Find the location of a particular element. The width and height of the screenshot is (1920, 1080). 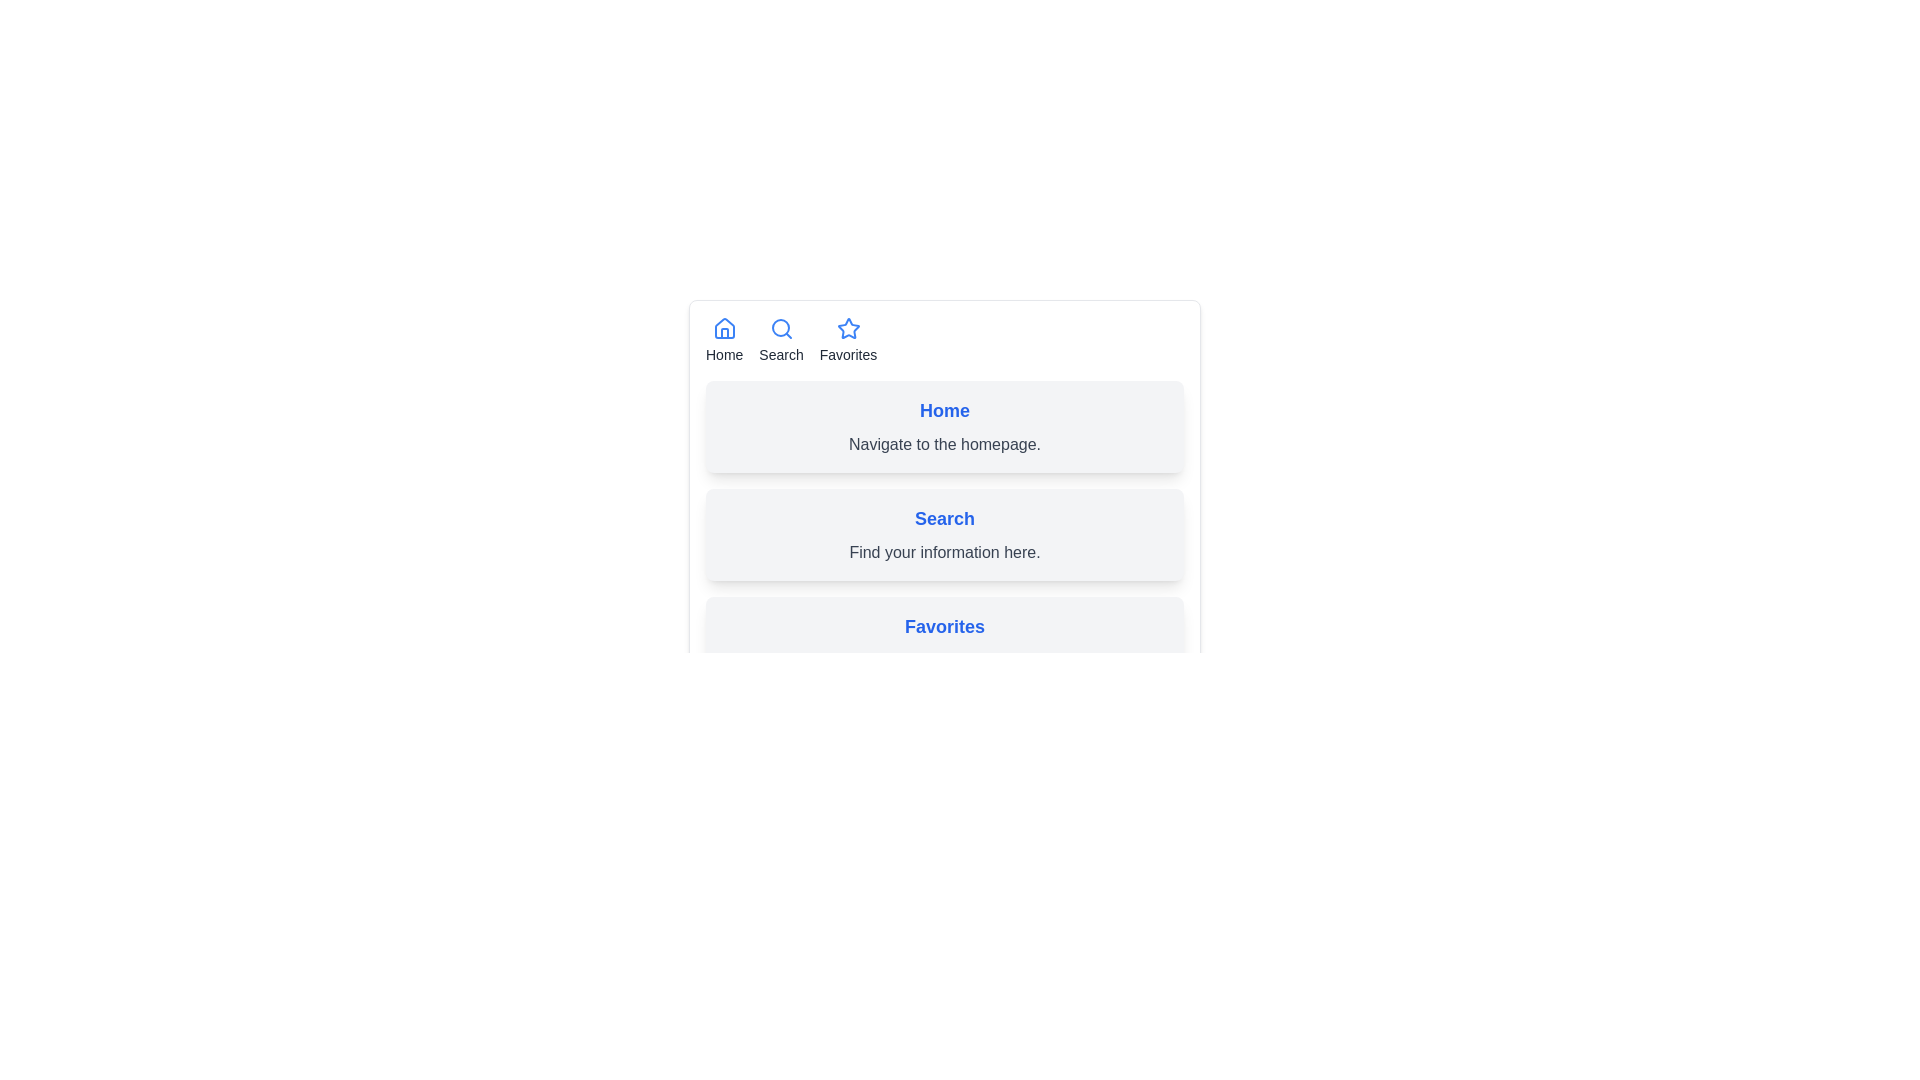

the 'Favorites' button located in the top navigation bar, positioned is located at coordinates (848, 339).